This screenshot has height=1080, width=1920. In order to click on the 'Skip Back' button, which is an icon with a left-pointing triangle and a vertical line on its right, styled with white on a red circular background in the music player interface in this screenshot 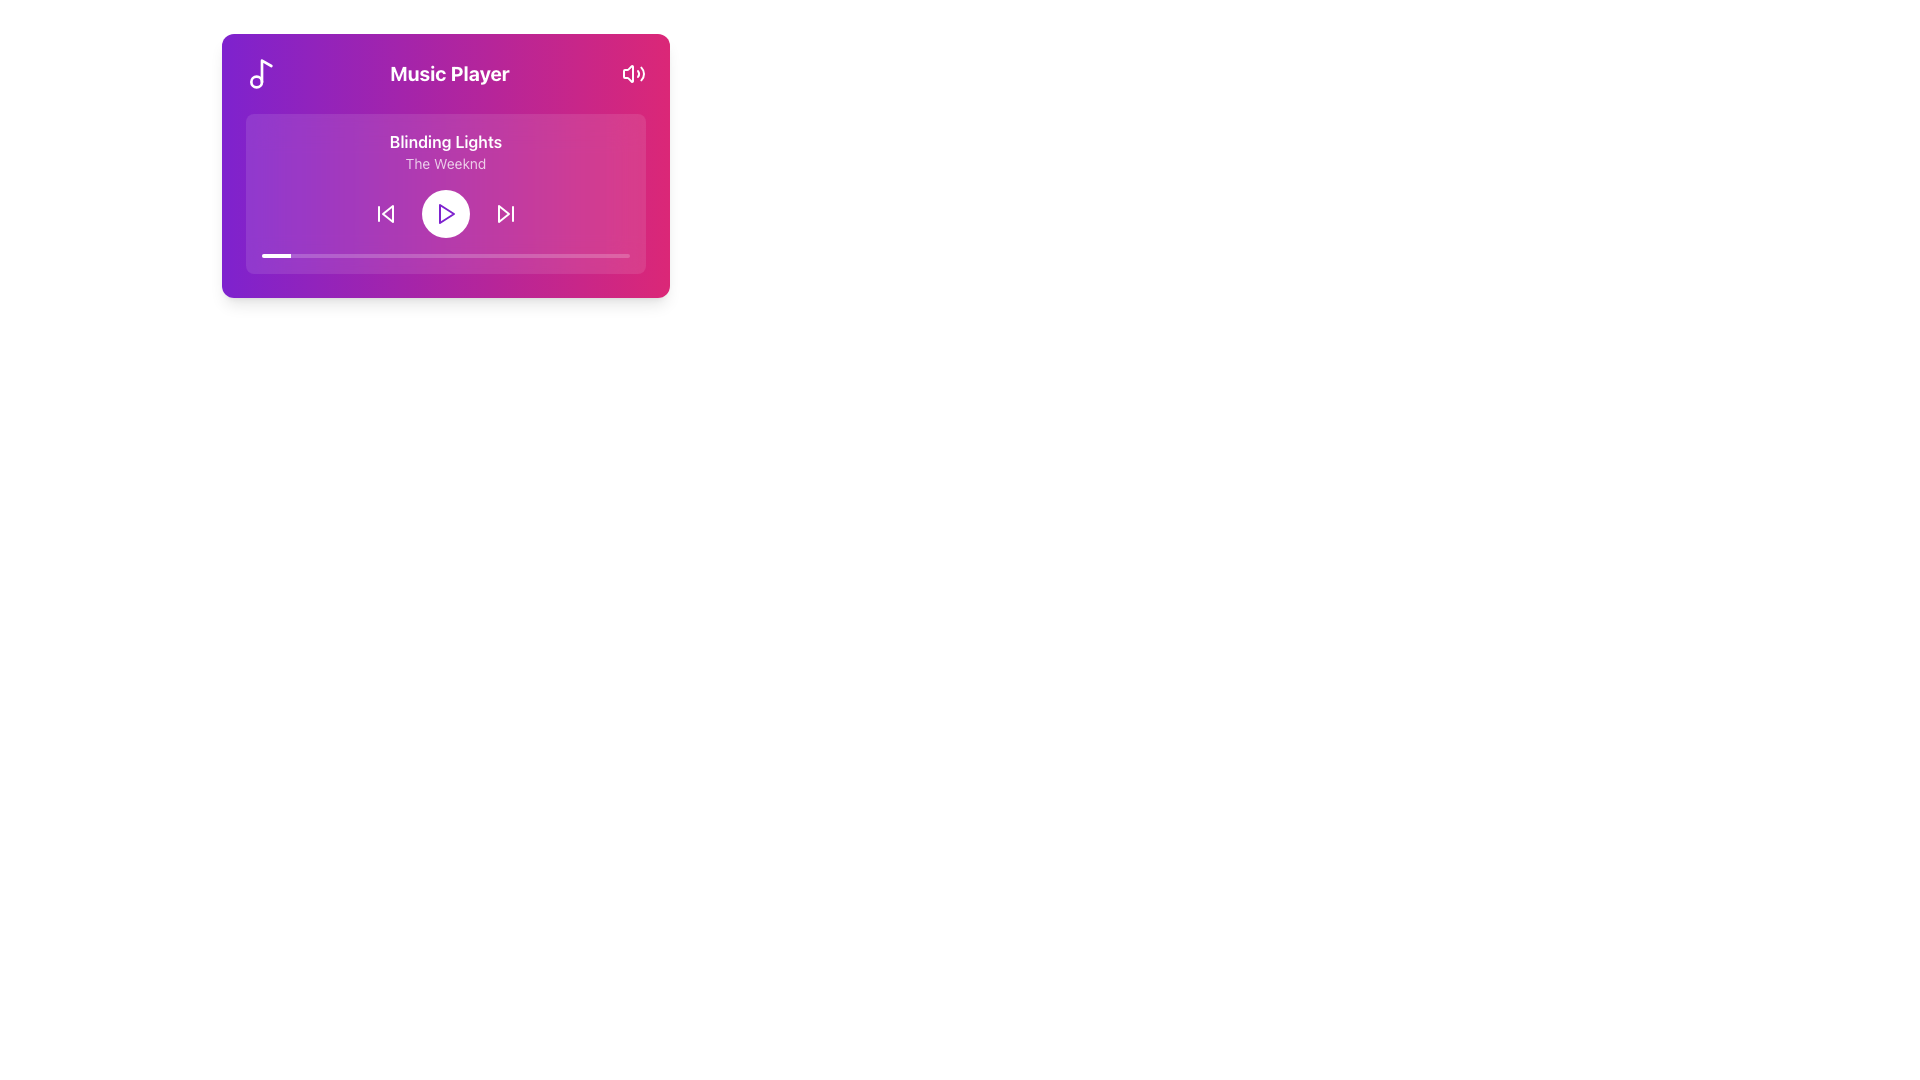, I will do `click(385, 213)`.